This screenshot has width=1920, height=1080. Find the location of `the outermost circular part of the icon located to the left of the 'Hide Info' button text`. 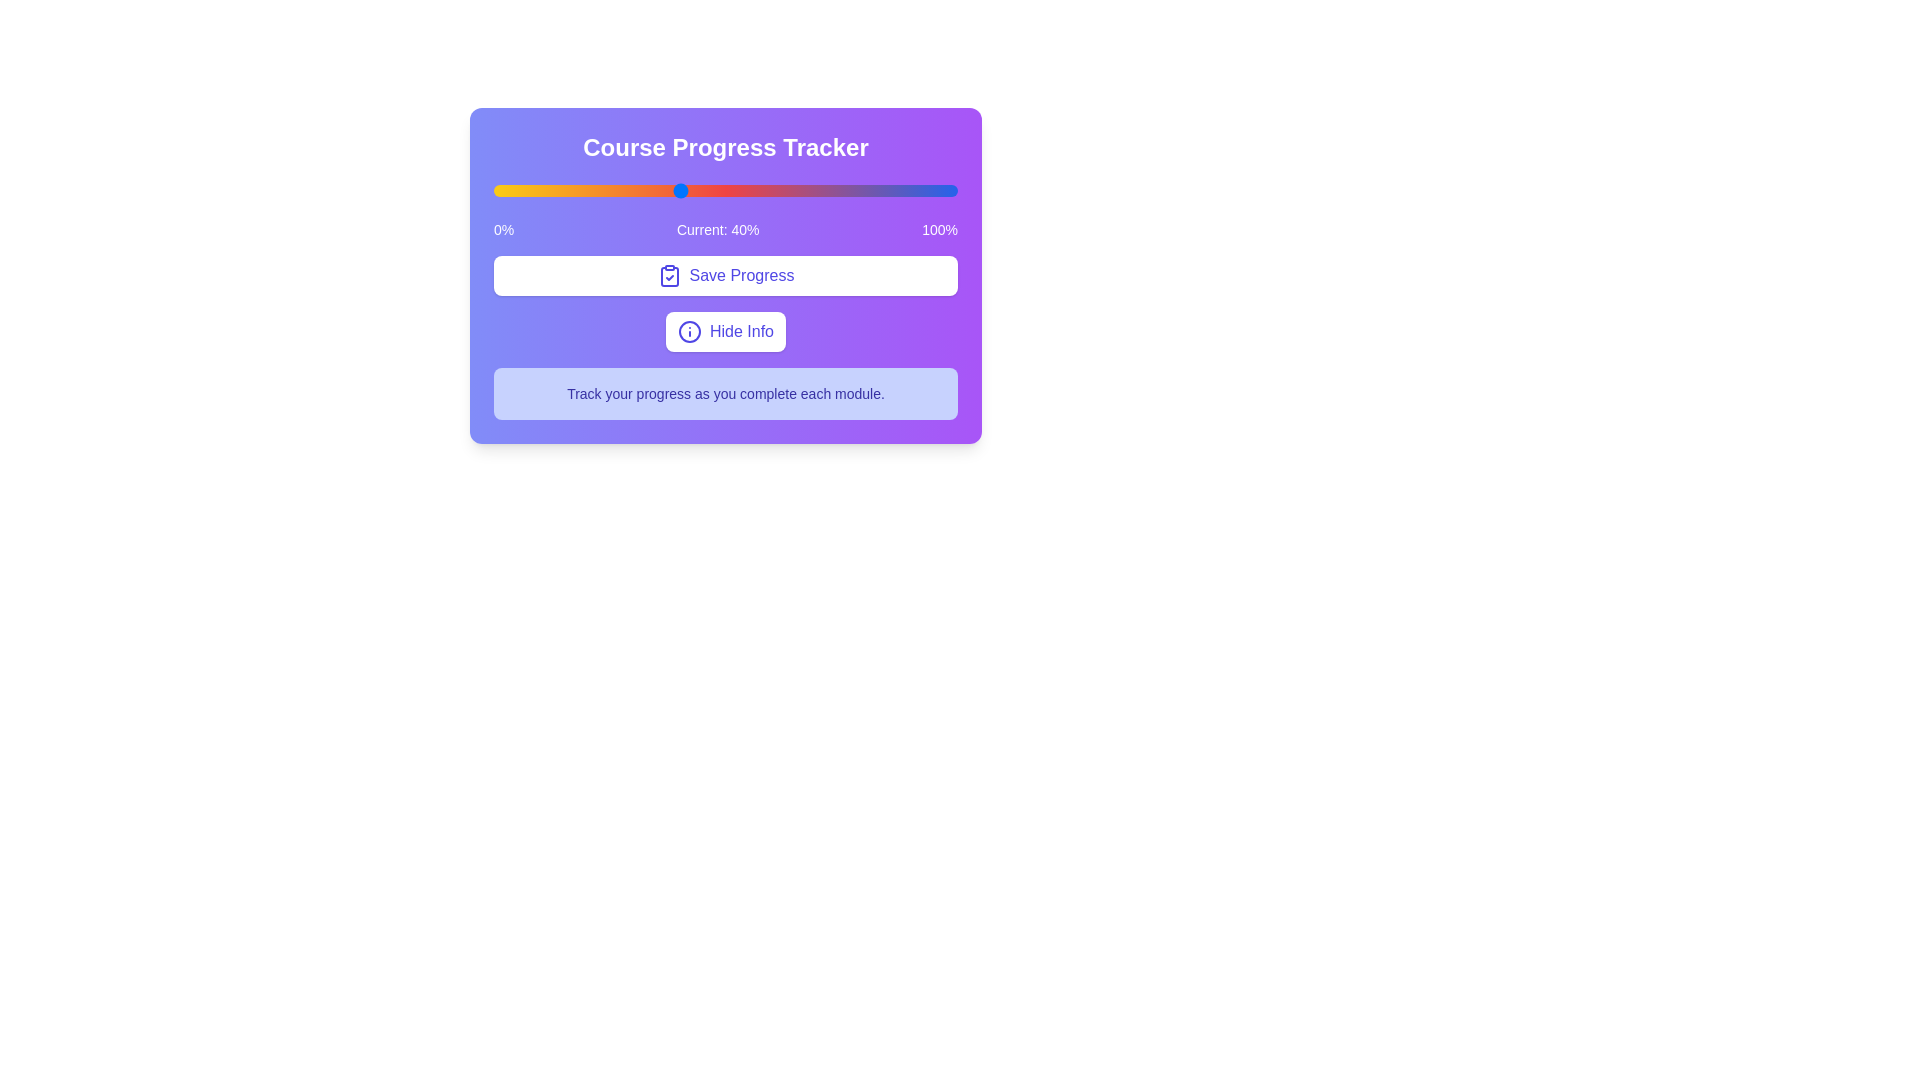

the outermost circular part of the icon located to the left of the 'Hide Info' button text is located at coordinates (690, 330).